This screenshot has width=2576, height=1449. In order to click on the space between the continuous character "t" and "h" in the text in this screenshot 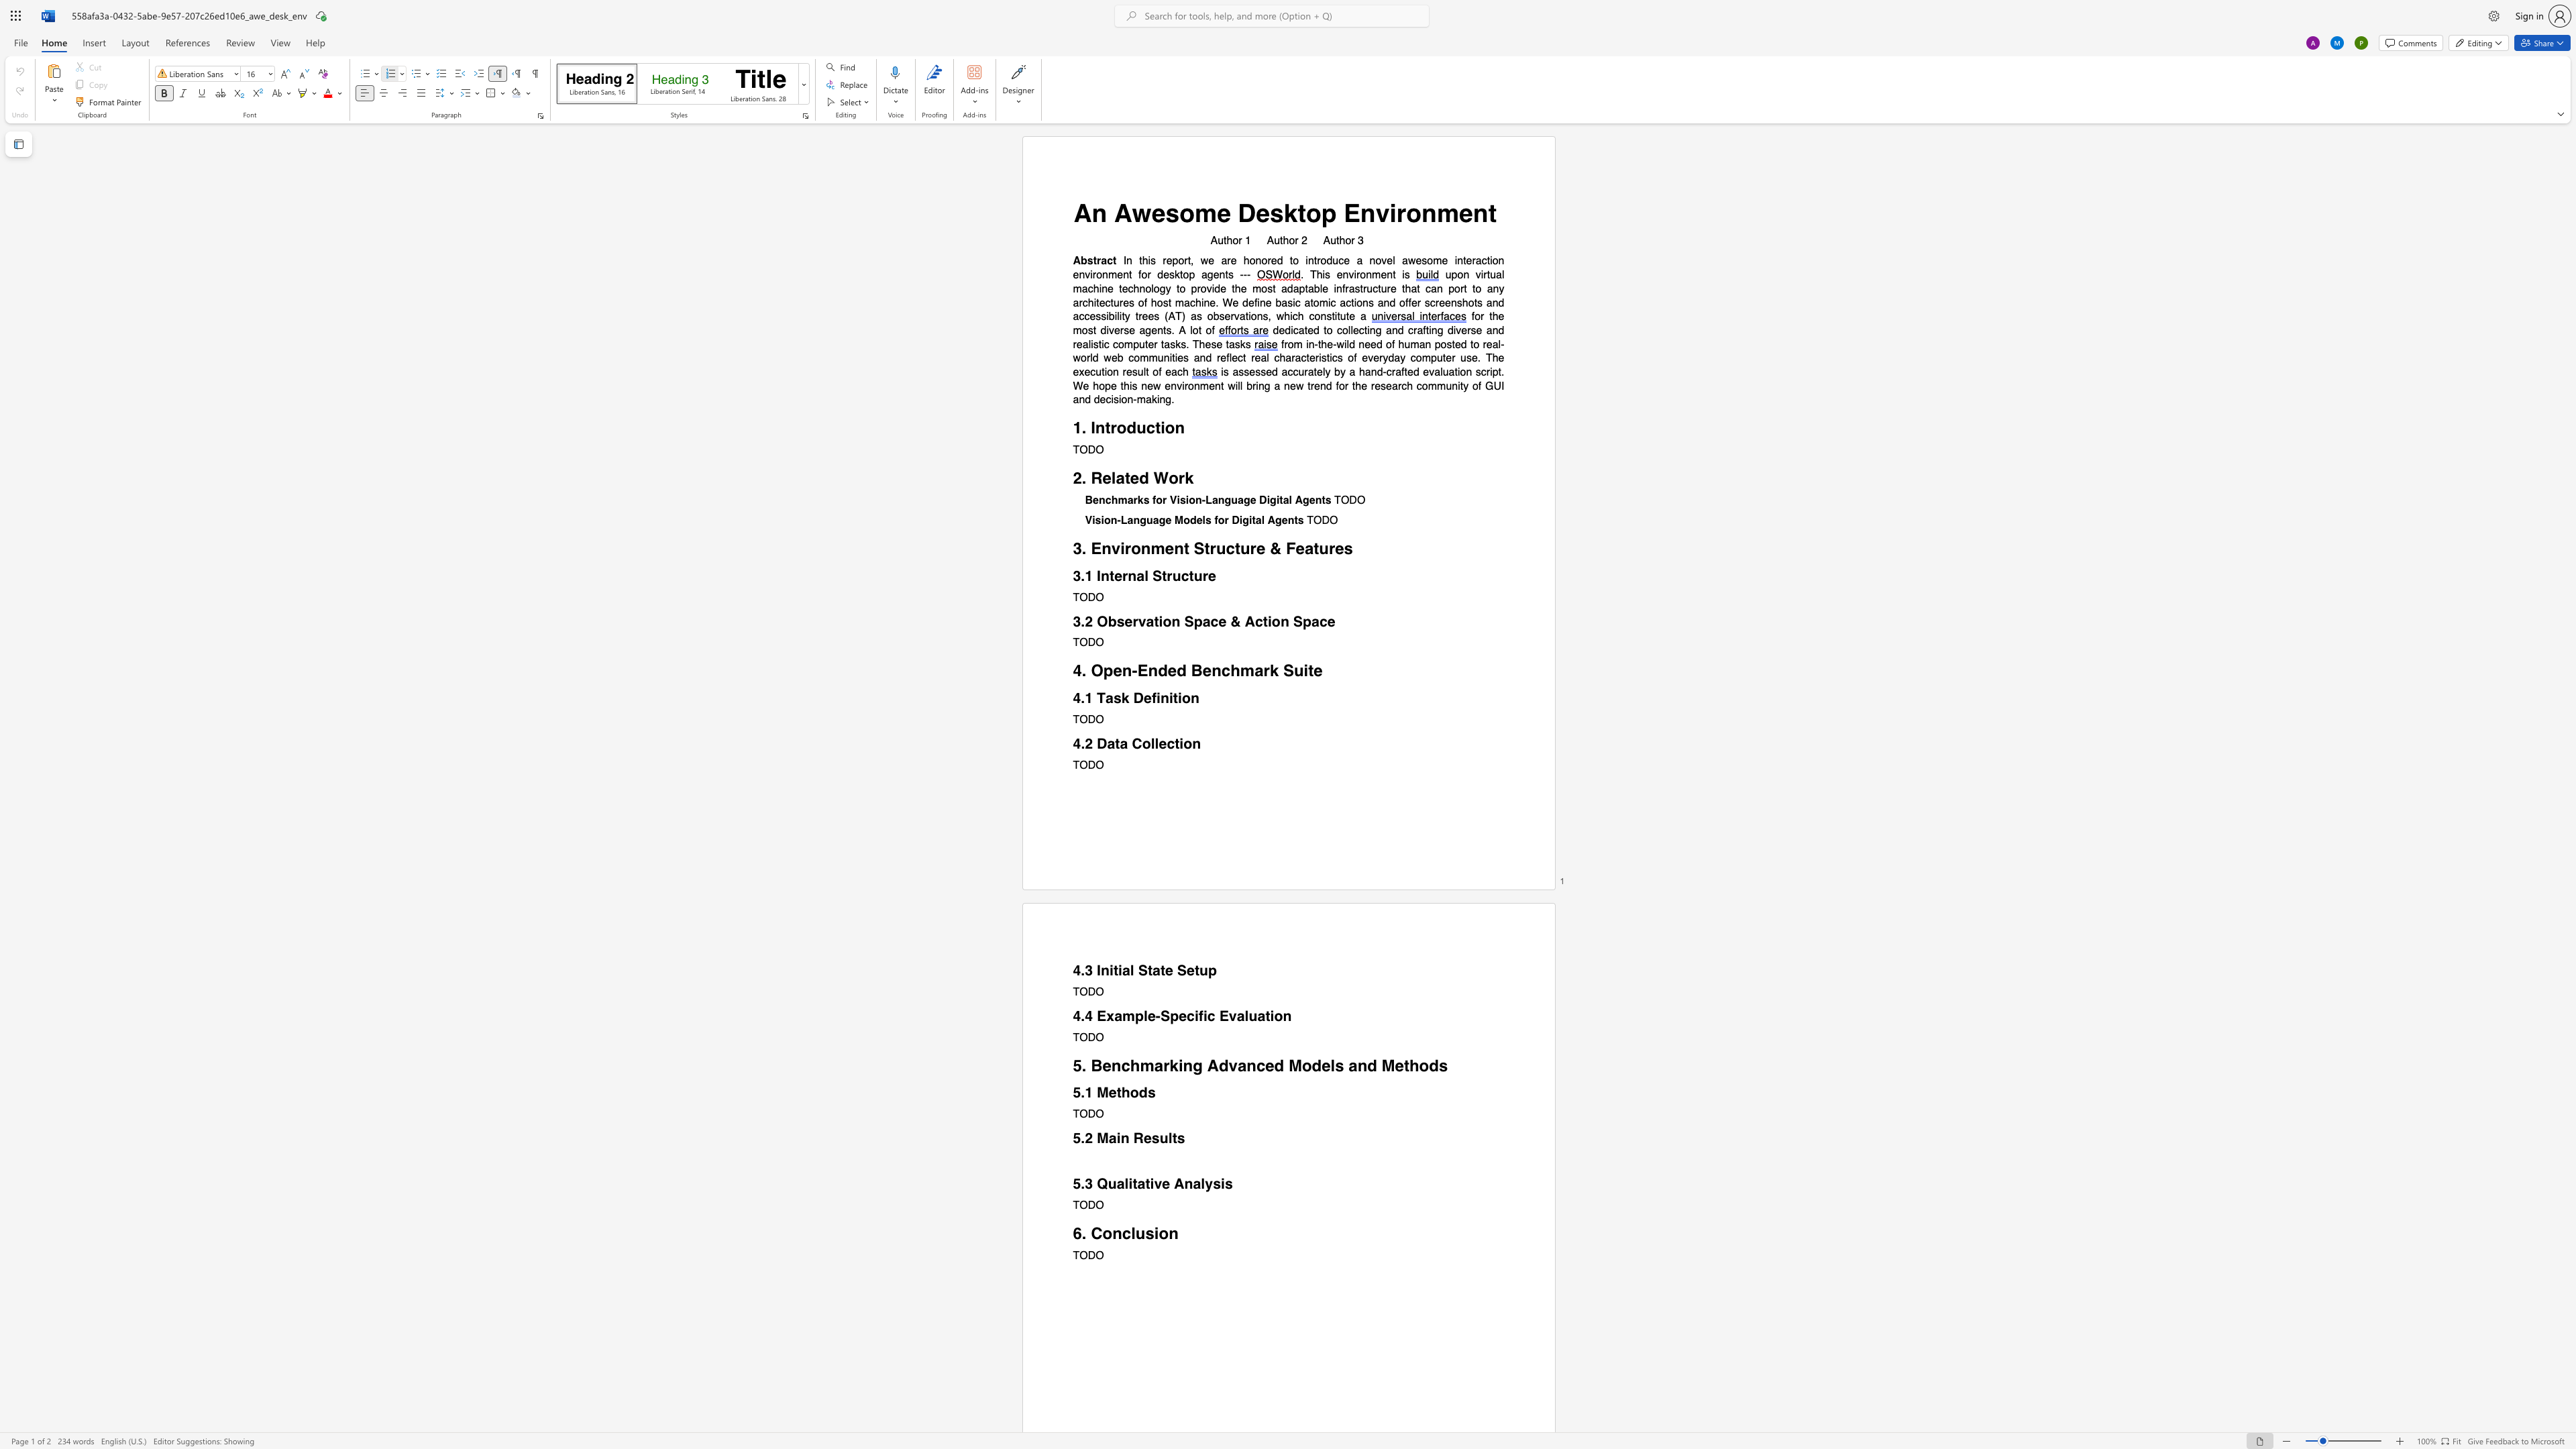, I will do `click(1122, 1092)`.